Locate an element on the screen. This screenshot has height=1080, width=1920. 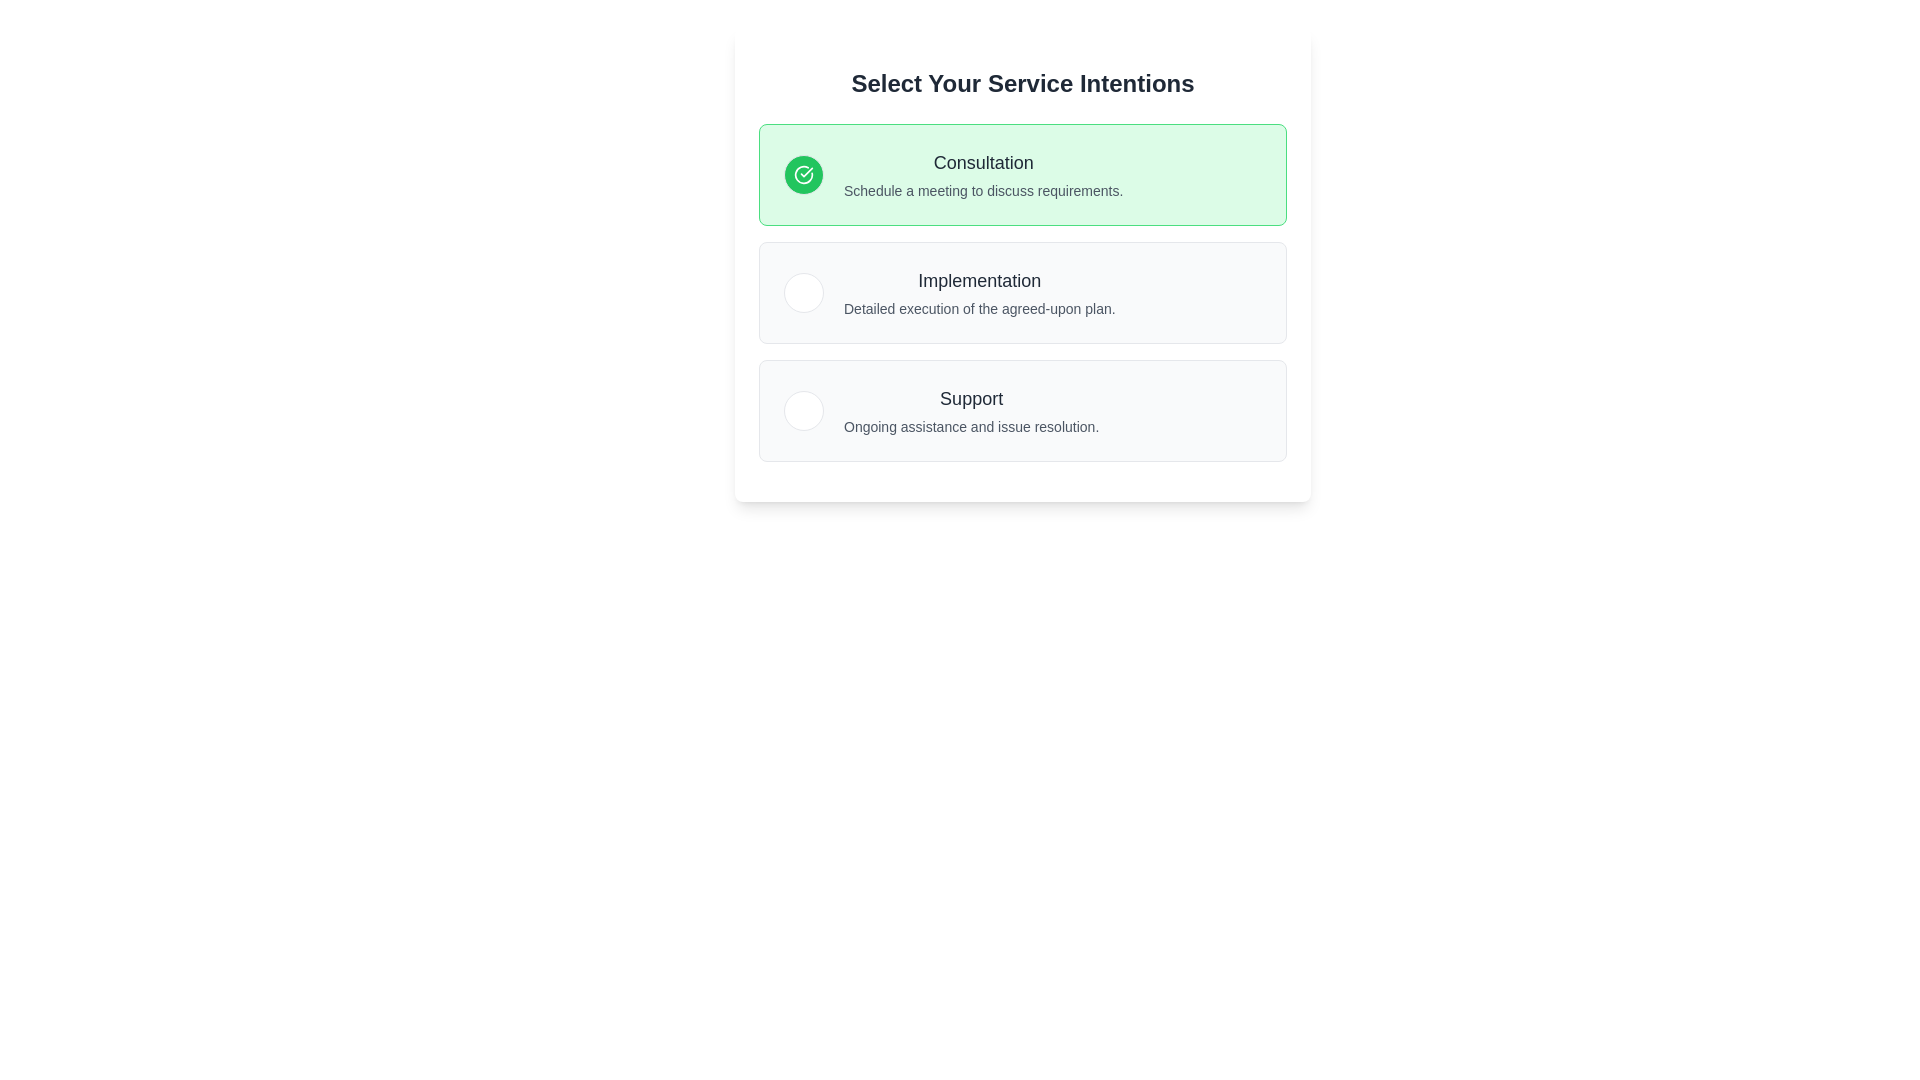
the text display titled 'Consultation' which includes the description 'Schedule a meeting to discuss requirements.' This element is highlighted in green and is located at the top of a vertical list of service intentions, to the right of a circular green checkmark icon is located at coordinates (983, 173).